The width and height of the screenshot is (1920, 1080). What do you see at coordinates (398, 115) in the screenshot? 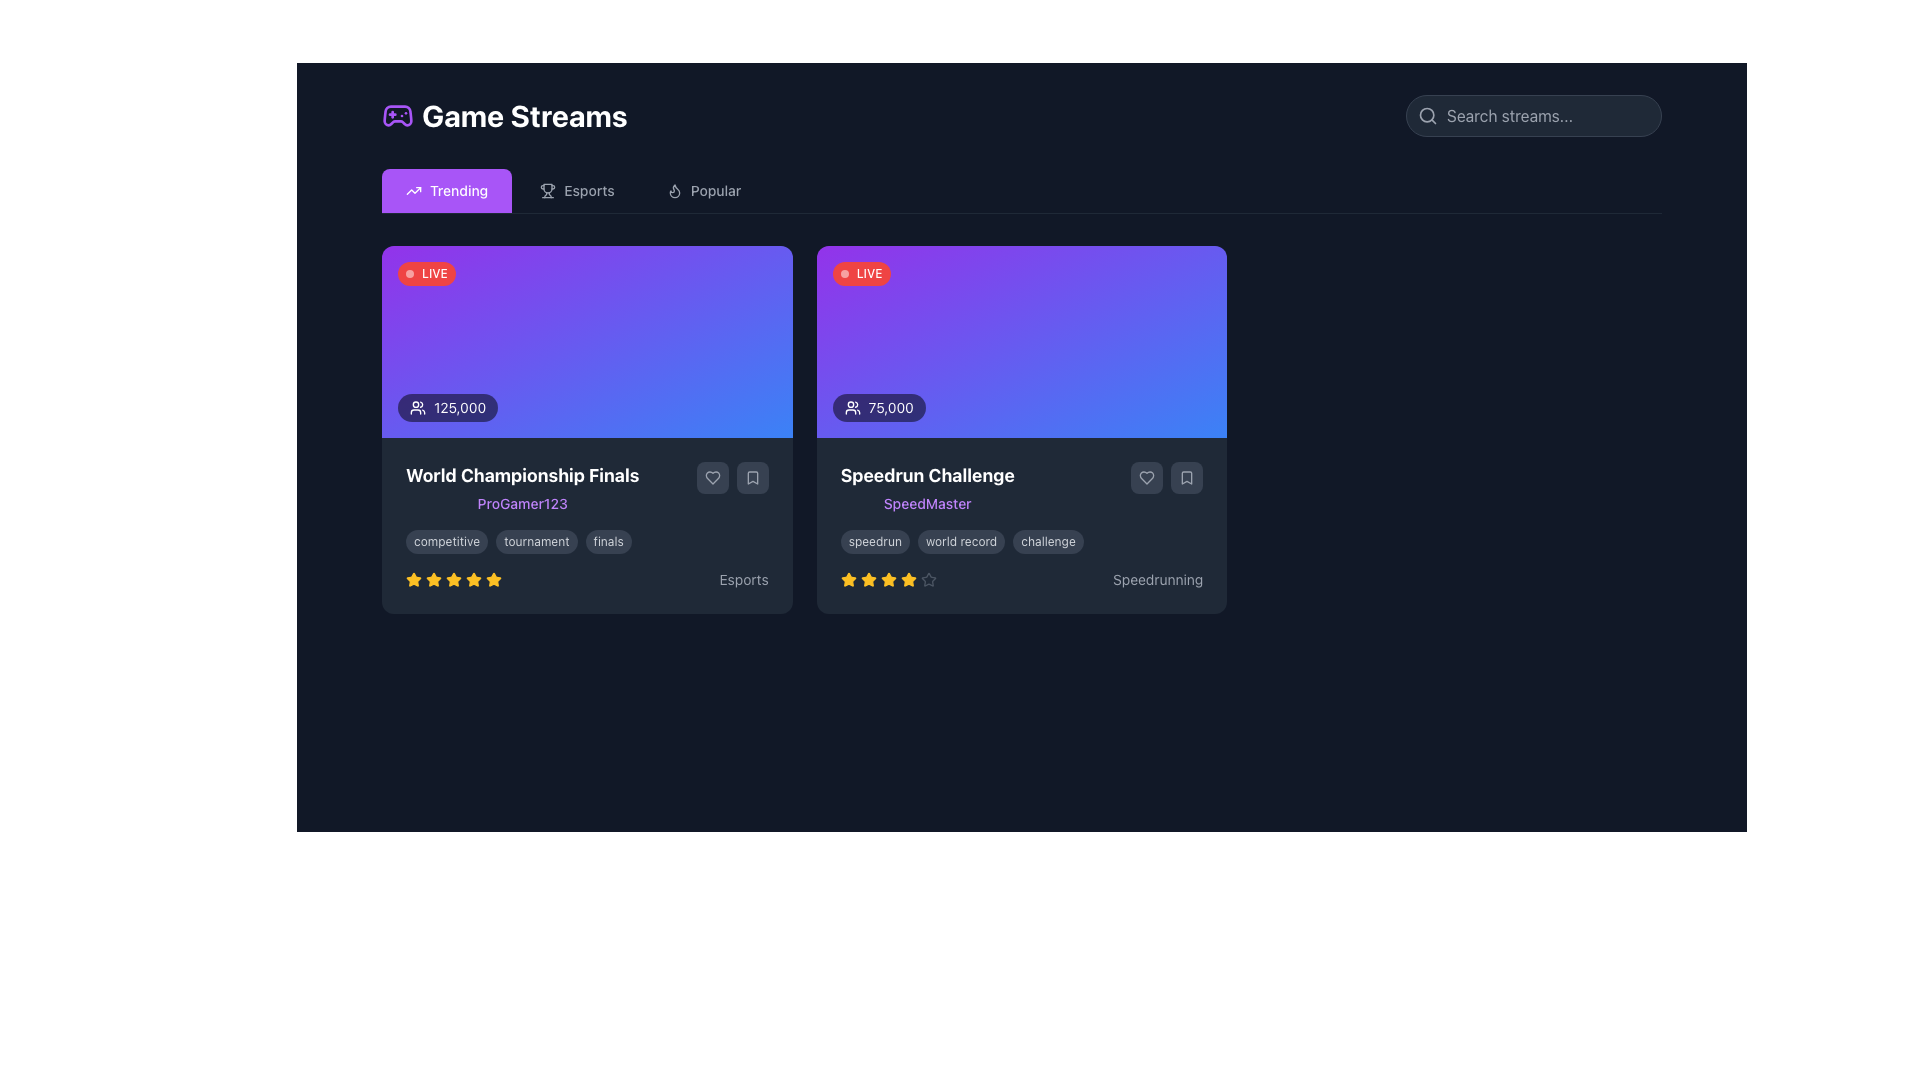
I see `the gamepad-shaped icon located in the top-left corner of the interface, adjacent to the 'Game Streams' heading` at bounding box center [398, 115].